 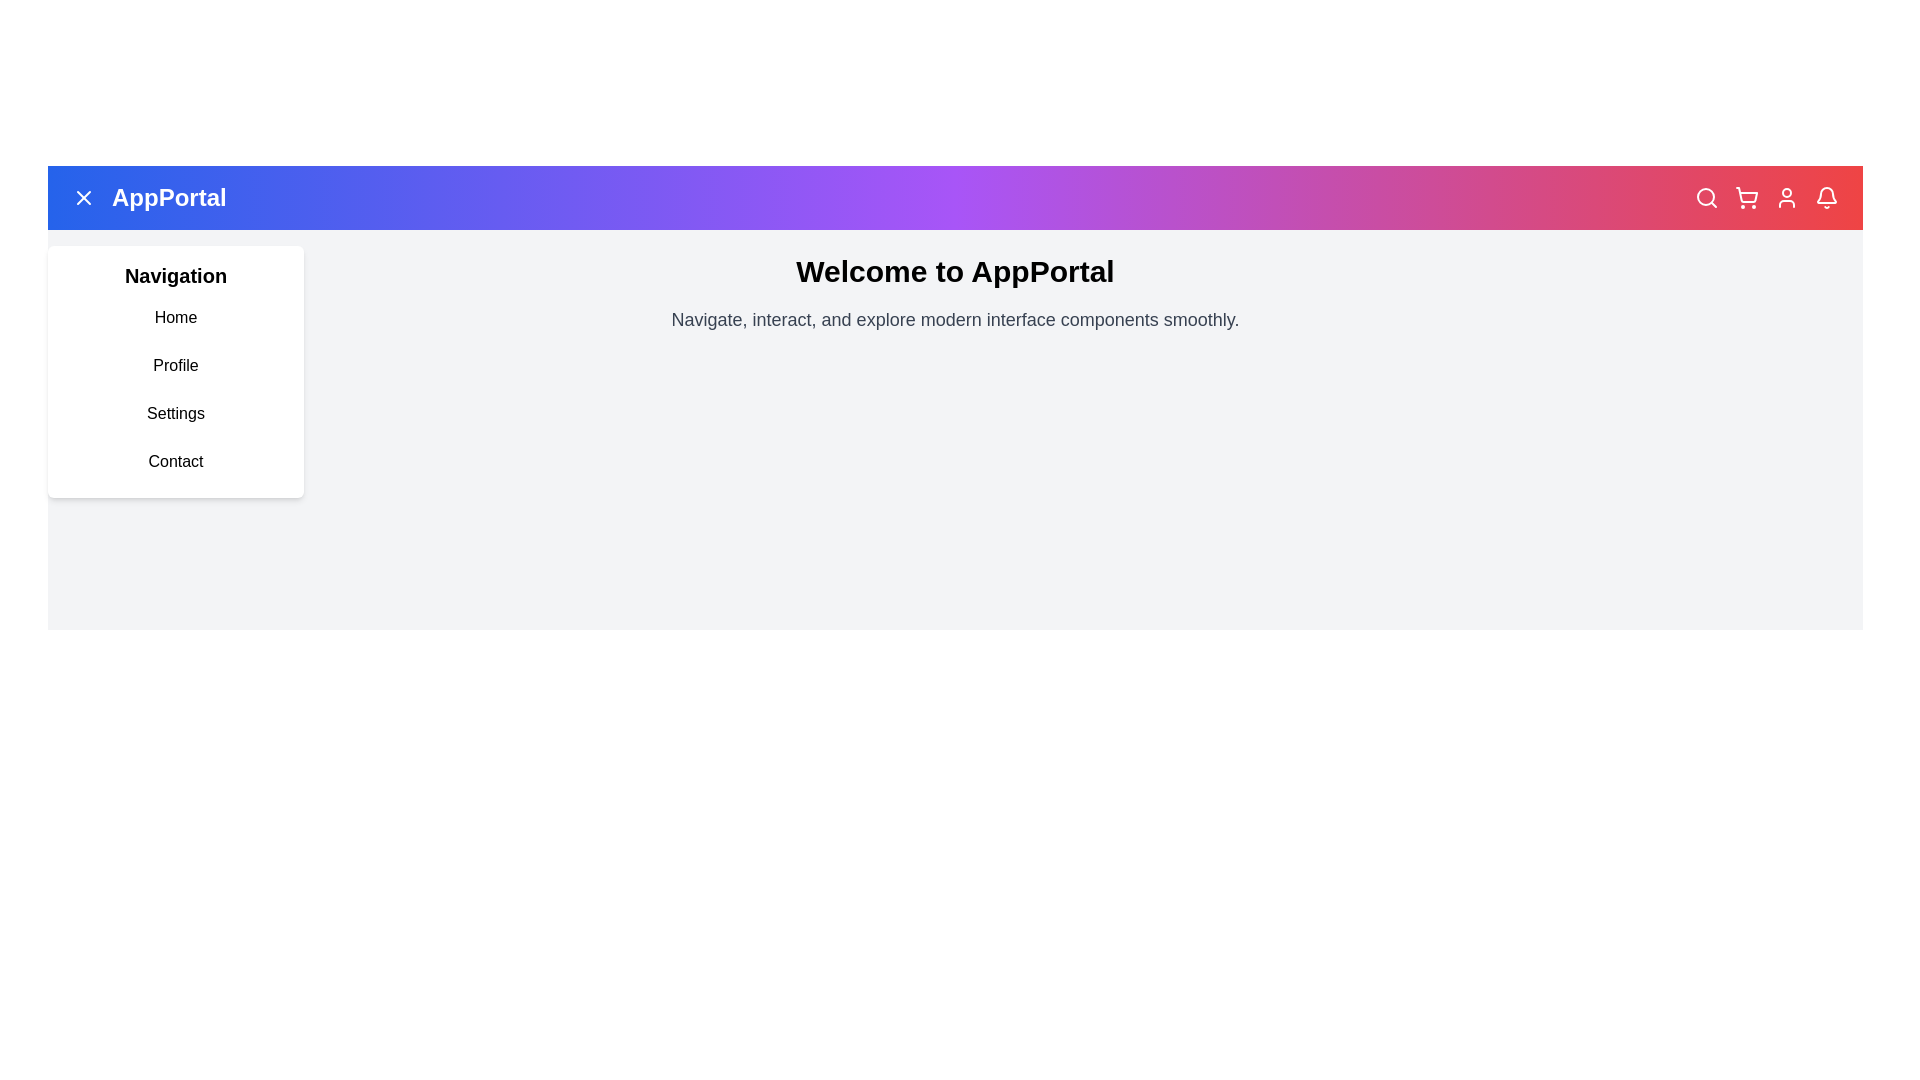 I want to click on the 'AppPortal' text label, which serves as the title for the application and is positioned on the left side of the top navigation bar, adjacent to the close icon, so click(x=169, y=197).